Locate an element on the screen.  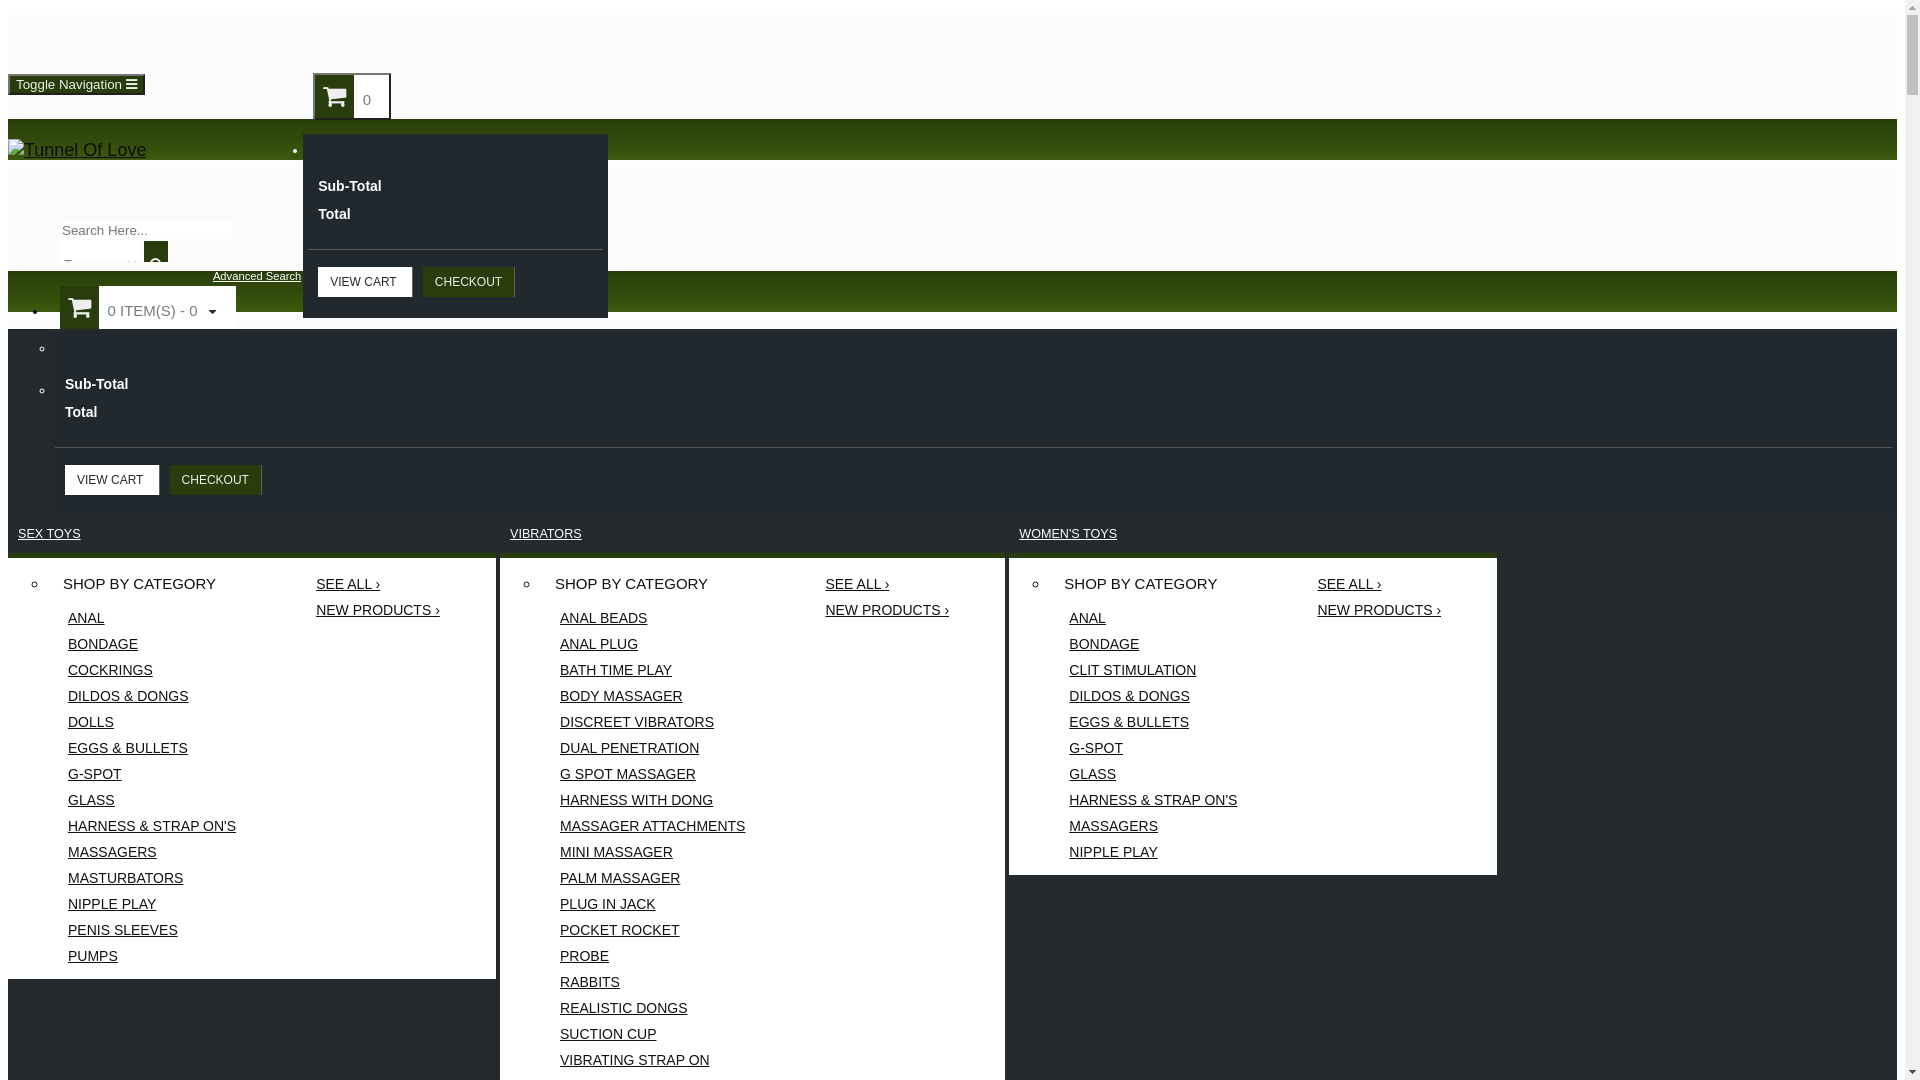
'MASSAGERS' is located at coordinates (1048, 825).